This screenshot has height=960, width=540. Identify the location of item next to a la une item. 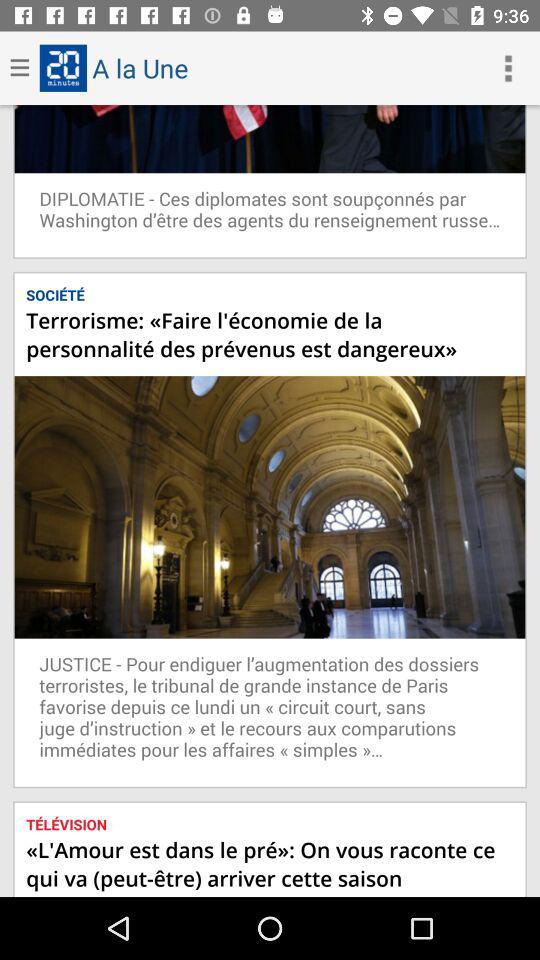
(508, 68).